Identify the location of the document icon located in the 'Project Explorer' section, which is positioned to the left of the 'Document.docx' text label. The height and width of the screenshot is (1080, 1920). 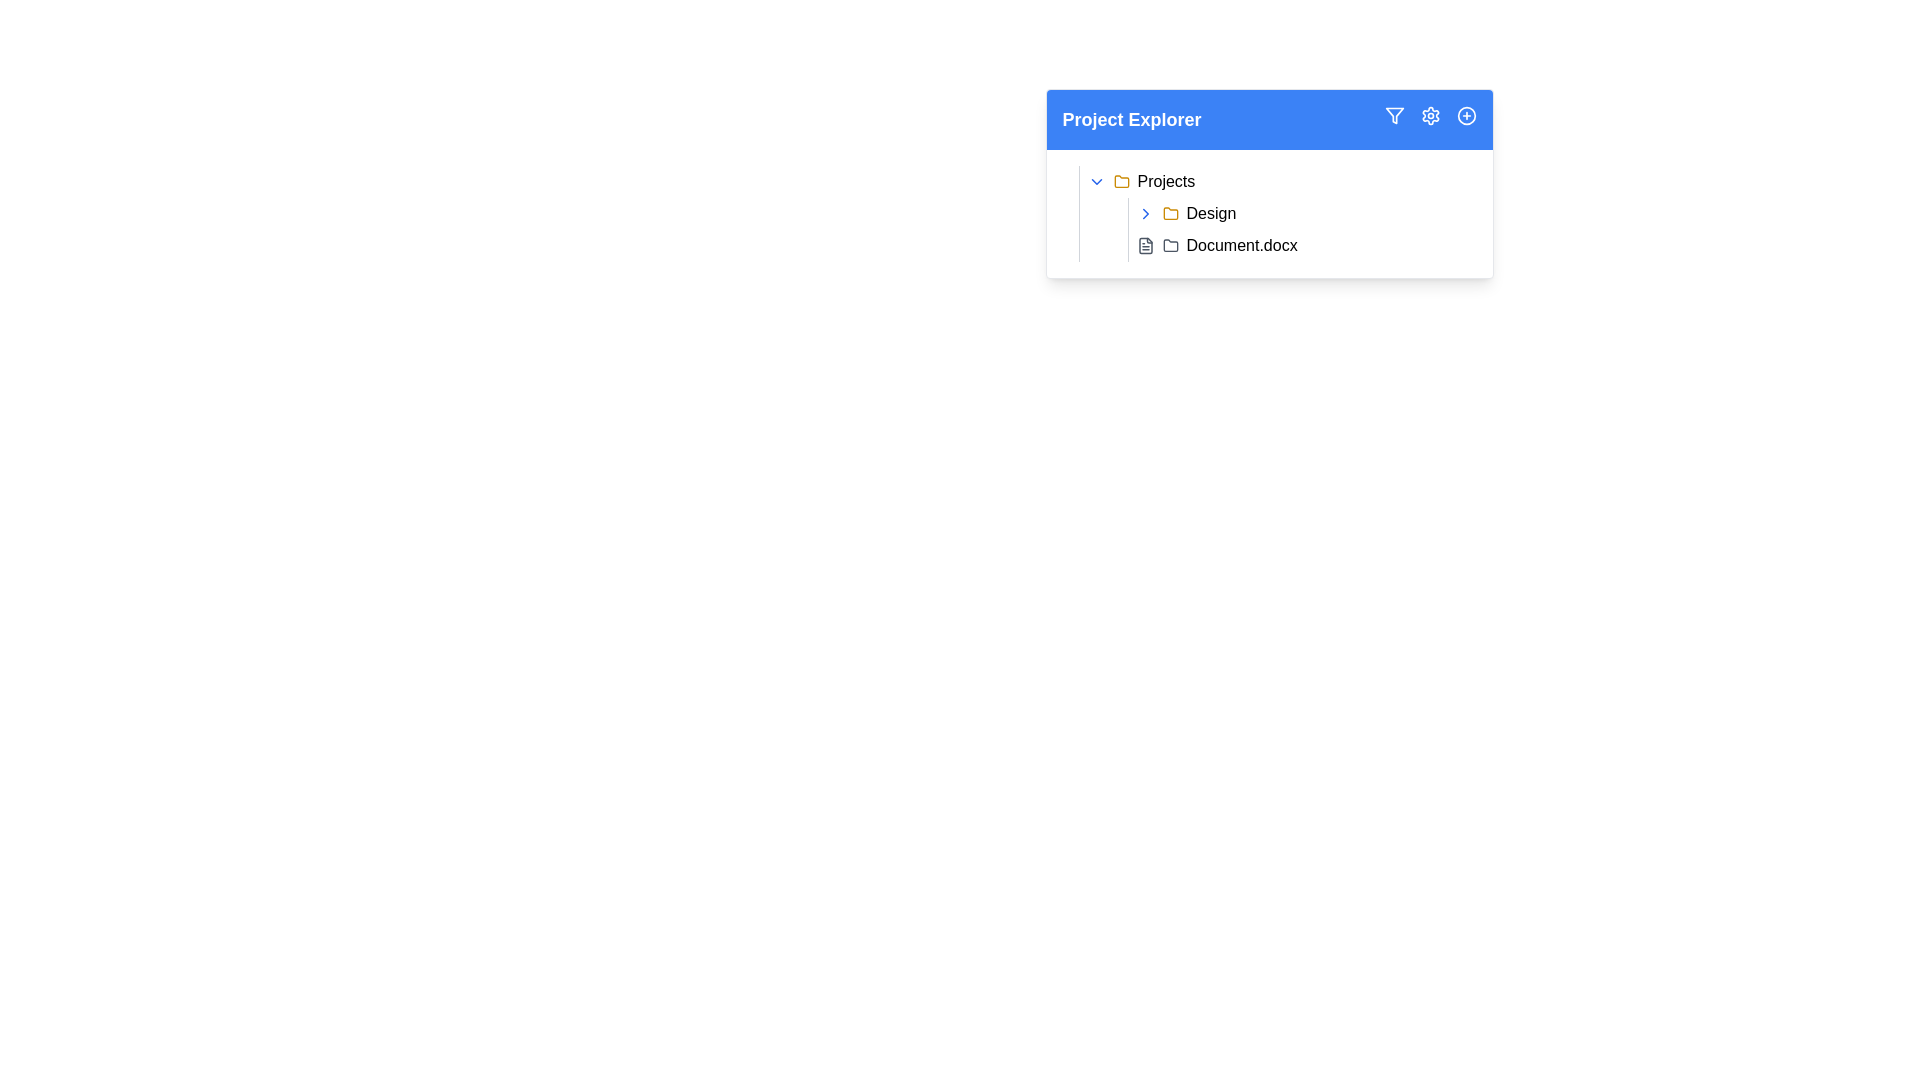
(1145, 245).